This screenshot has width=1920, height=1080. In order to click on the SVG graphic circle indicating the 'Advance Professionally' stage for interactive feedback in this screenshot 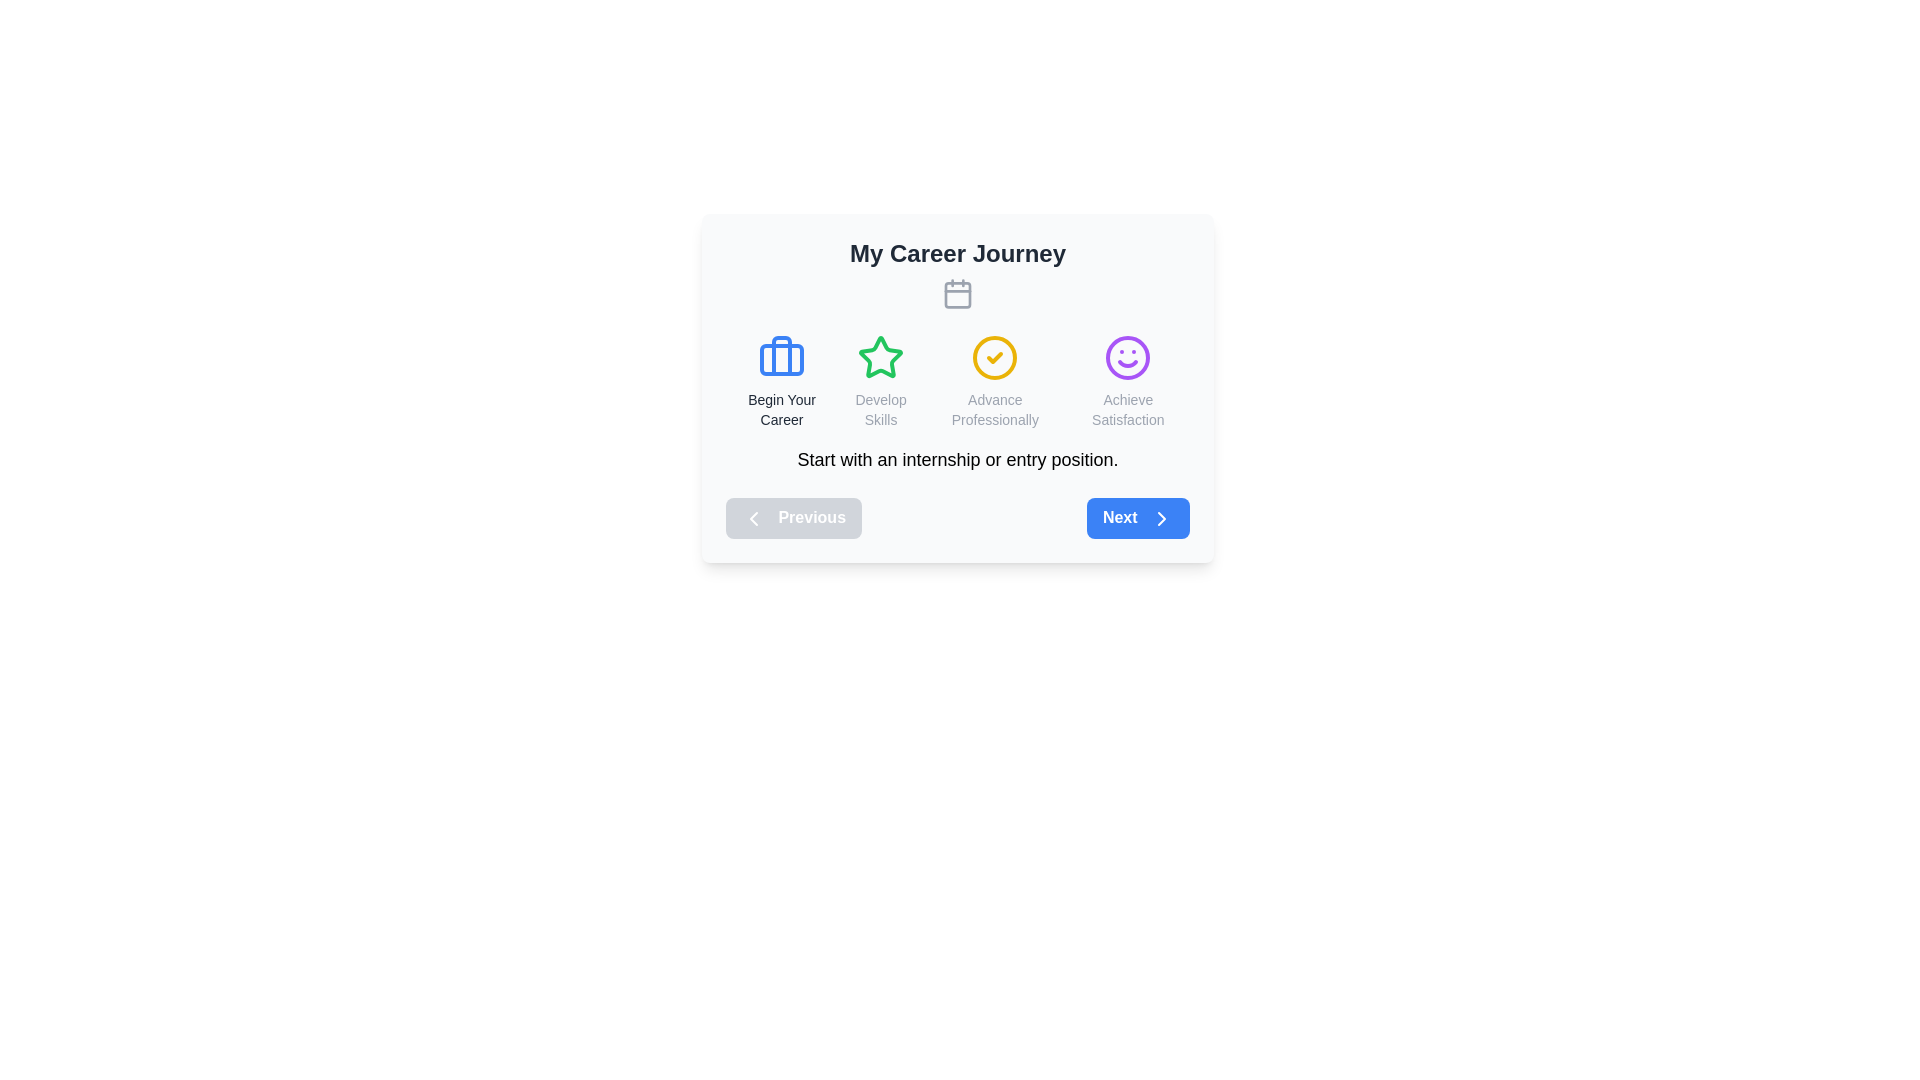, I will do `click(995, 357)`.